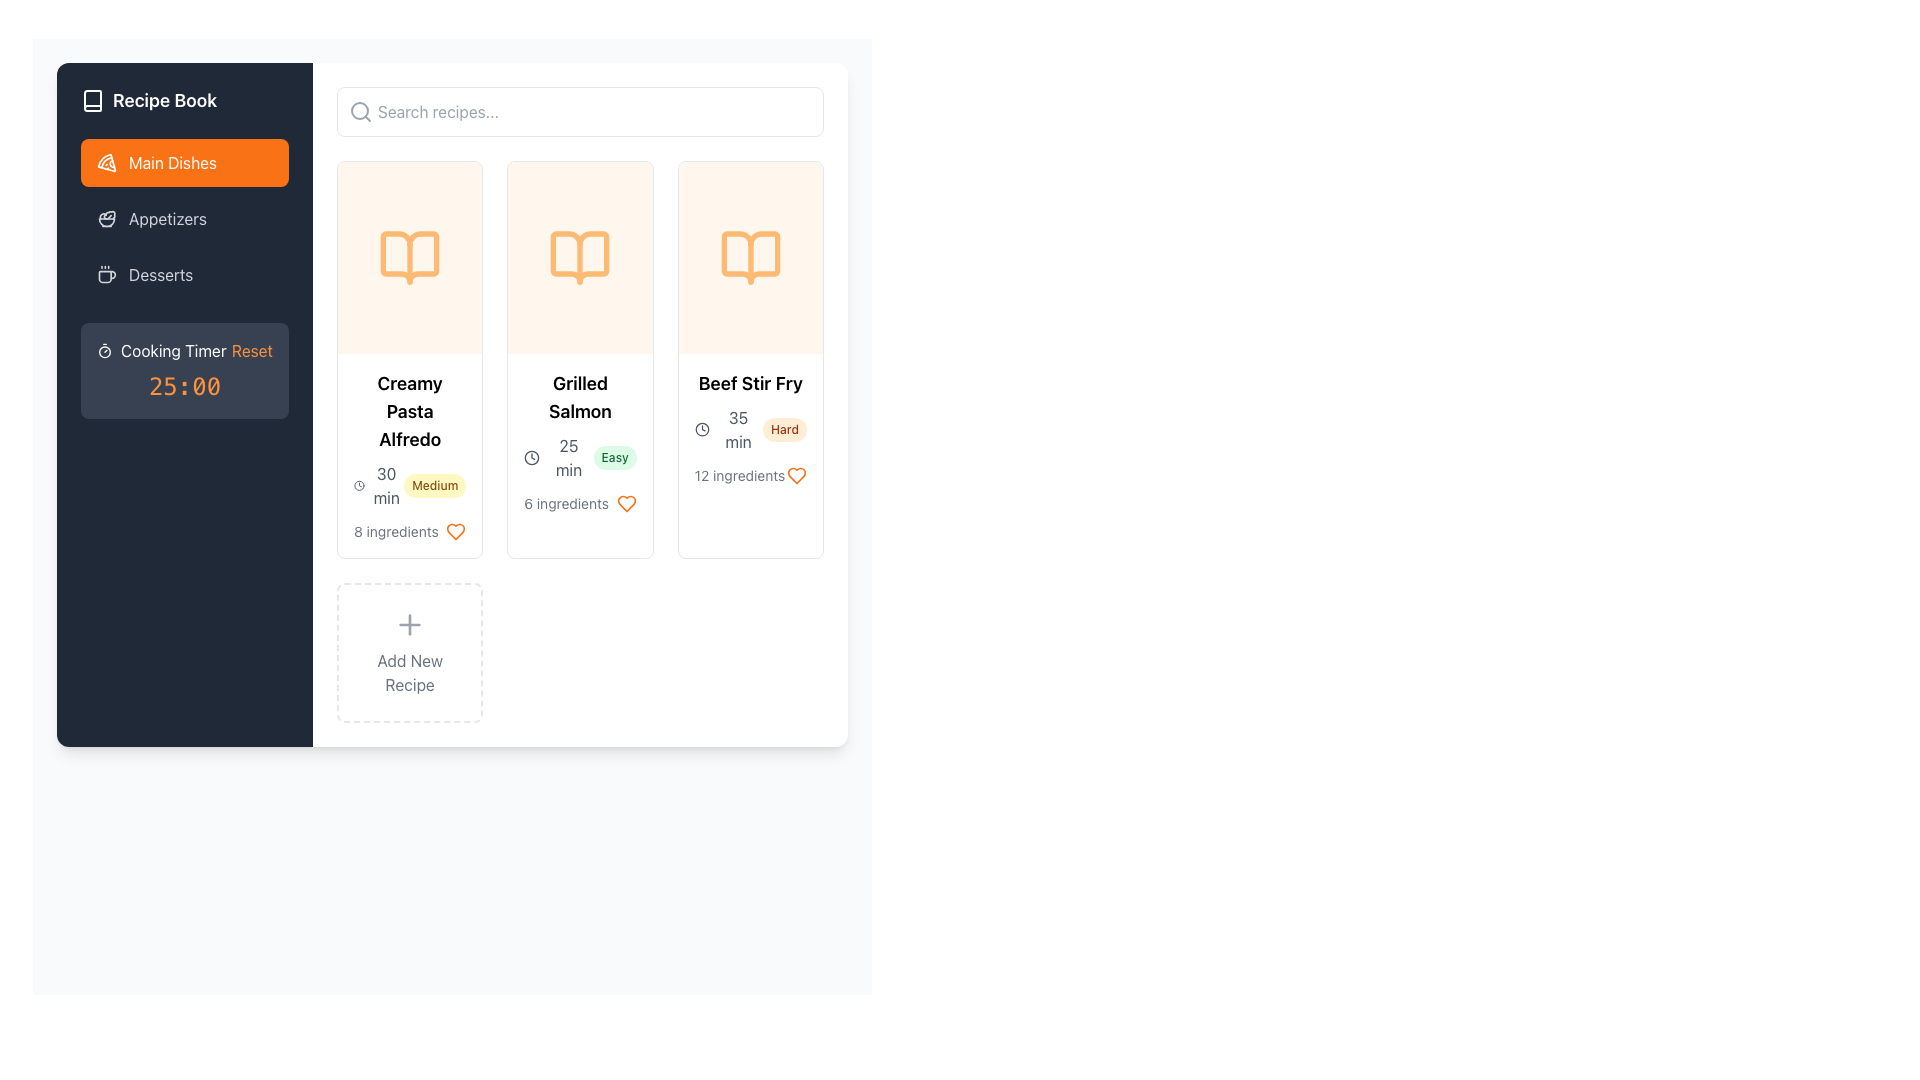  I want to click on the decorative recipe card icon representing 'Grilled Salmon' in the orange-tinted header area, so click(579, 257).